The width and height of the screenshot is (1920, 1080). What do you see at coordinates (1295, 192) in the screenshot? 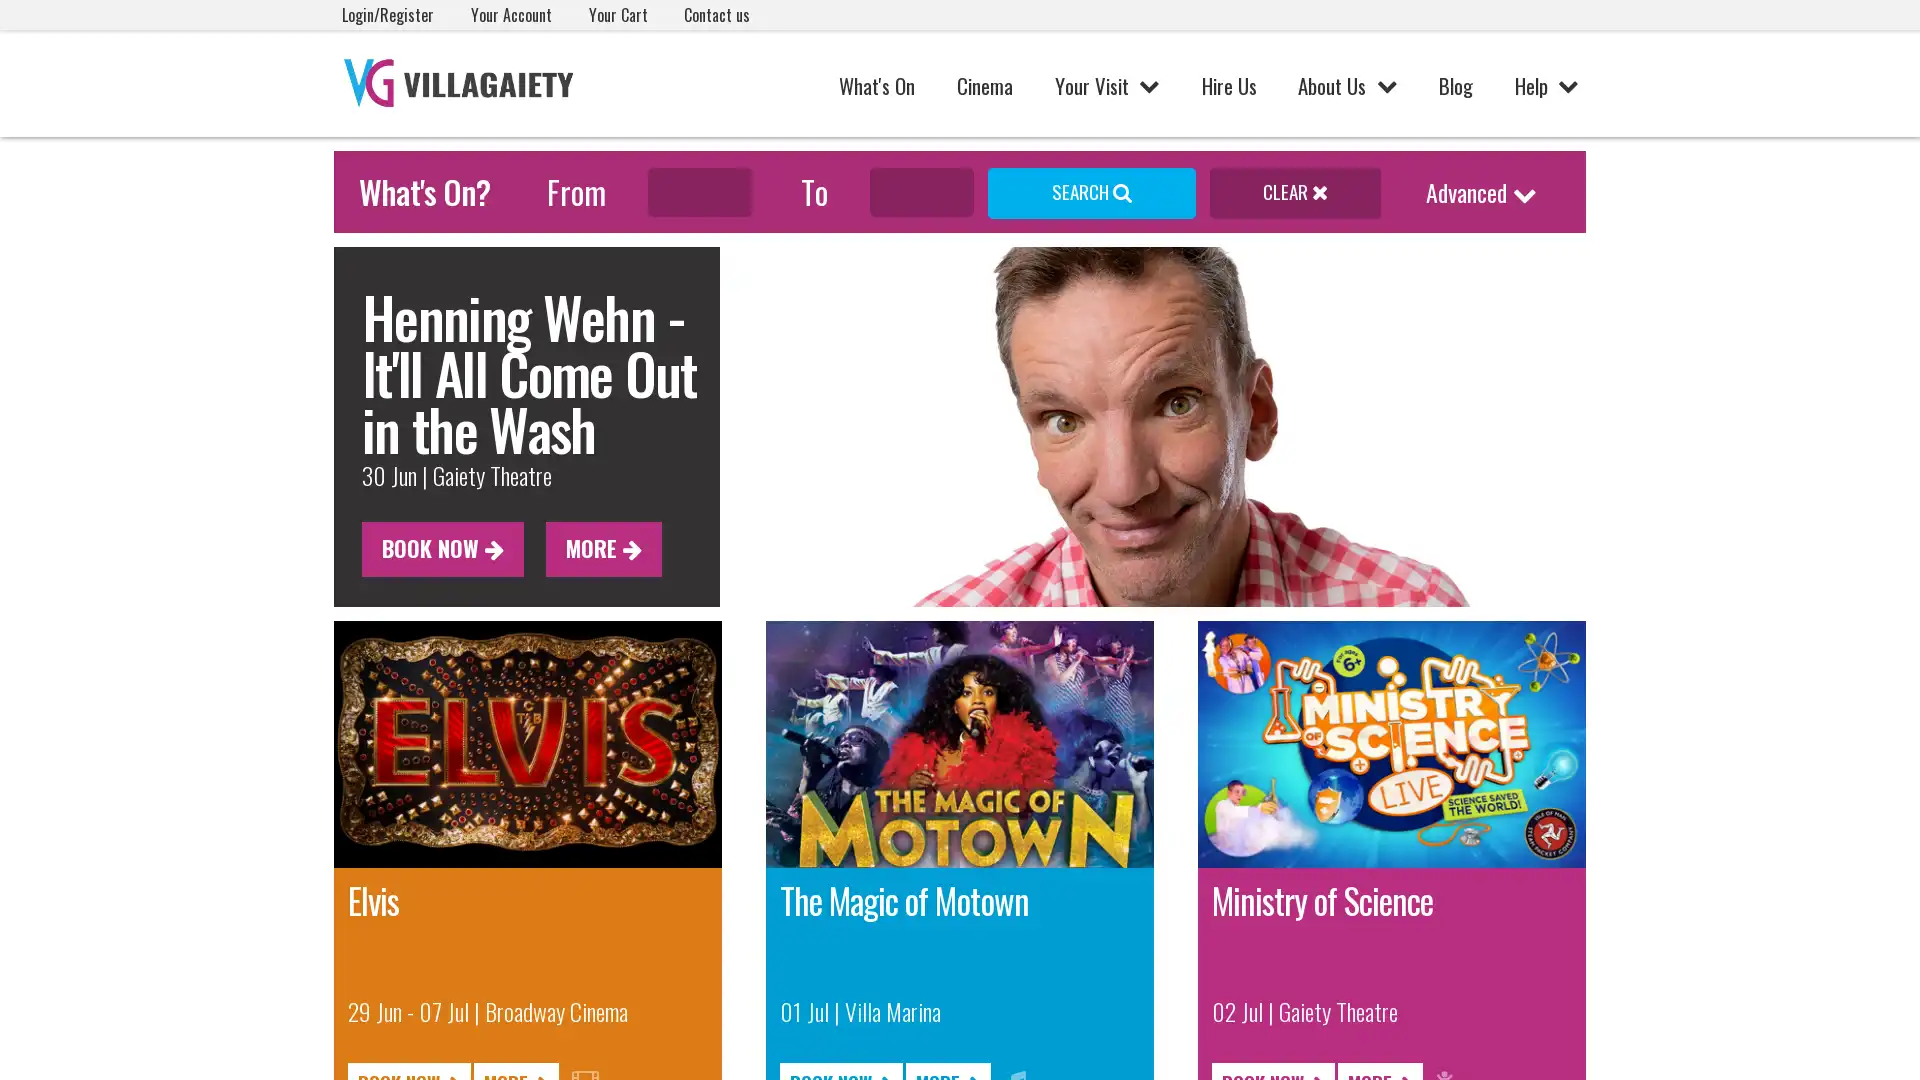
I see `CLEAR` at bounding box center [1295, 192].